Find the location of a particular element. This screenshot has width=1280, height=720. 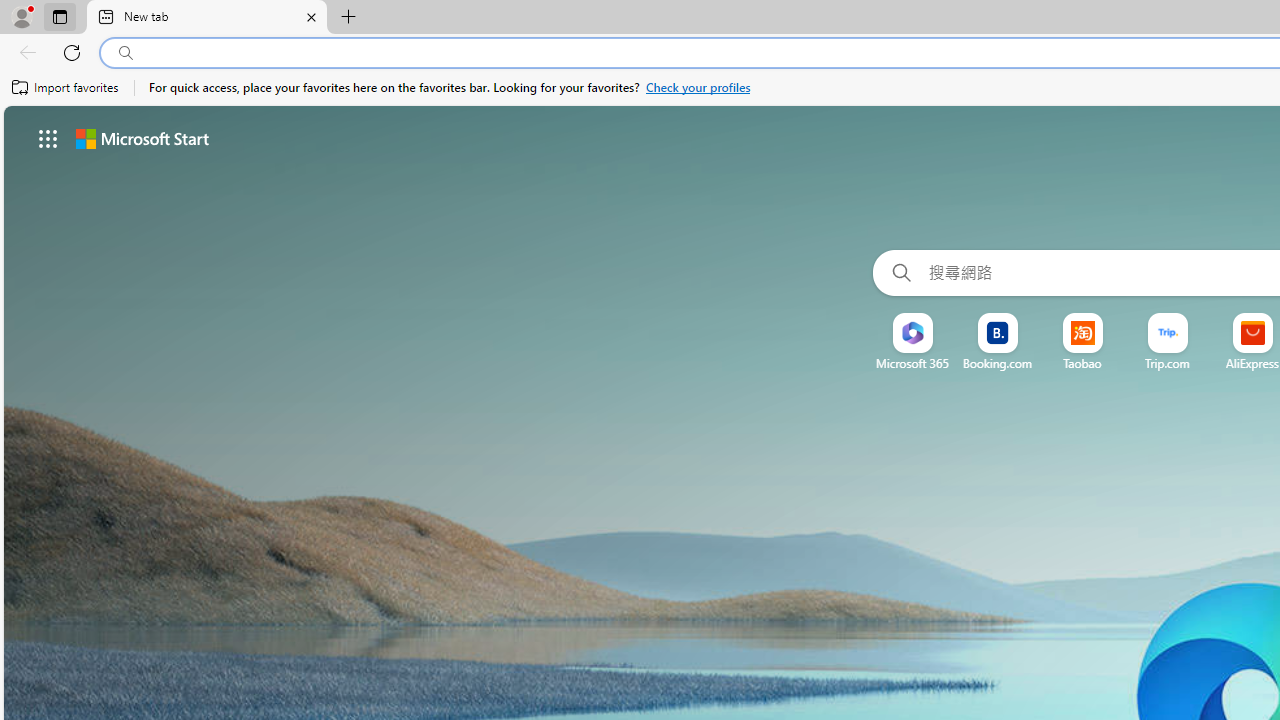

'Trip.com' is located at coordinates (1168, 363).